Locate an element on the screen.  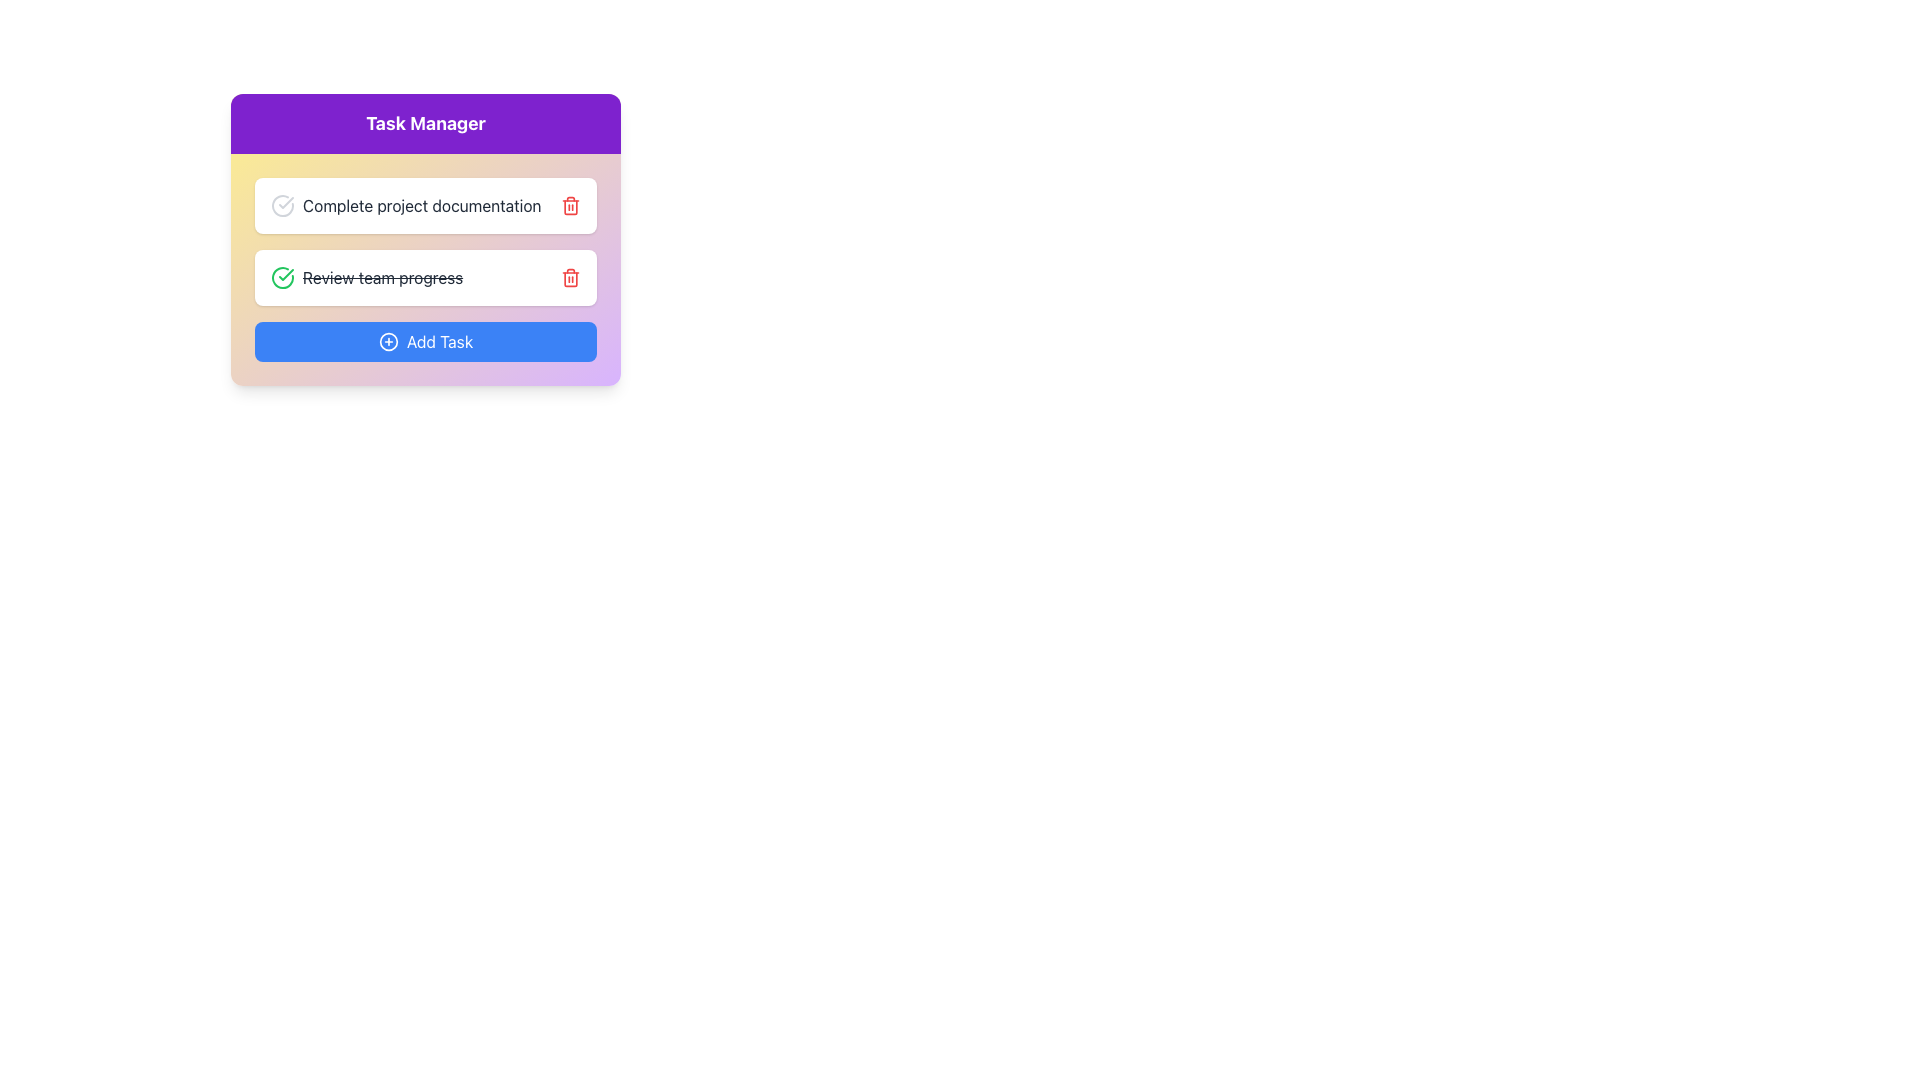
the check icon in the first task entry of the Task Manager to mark the task as complete is located at coordinates (425, 205).